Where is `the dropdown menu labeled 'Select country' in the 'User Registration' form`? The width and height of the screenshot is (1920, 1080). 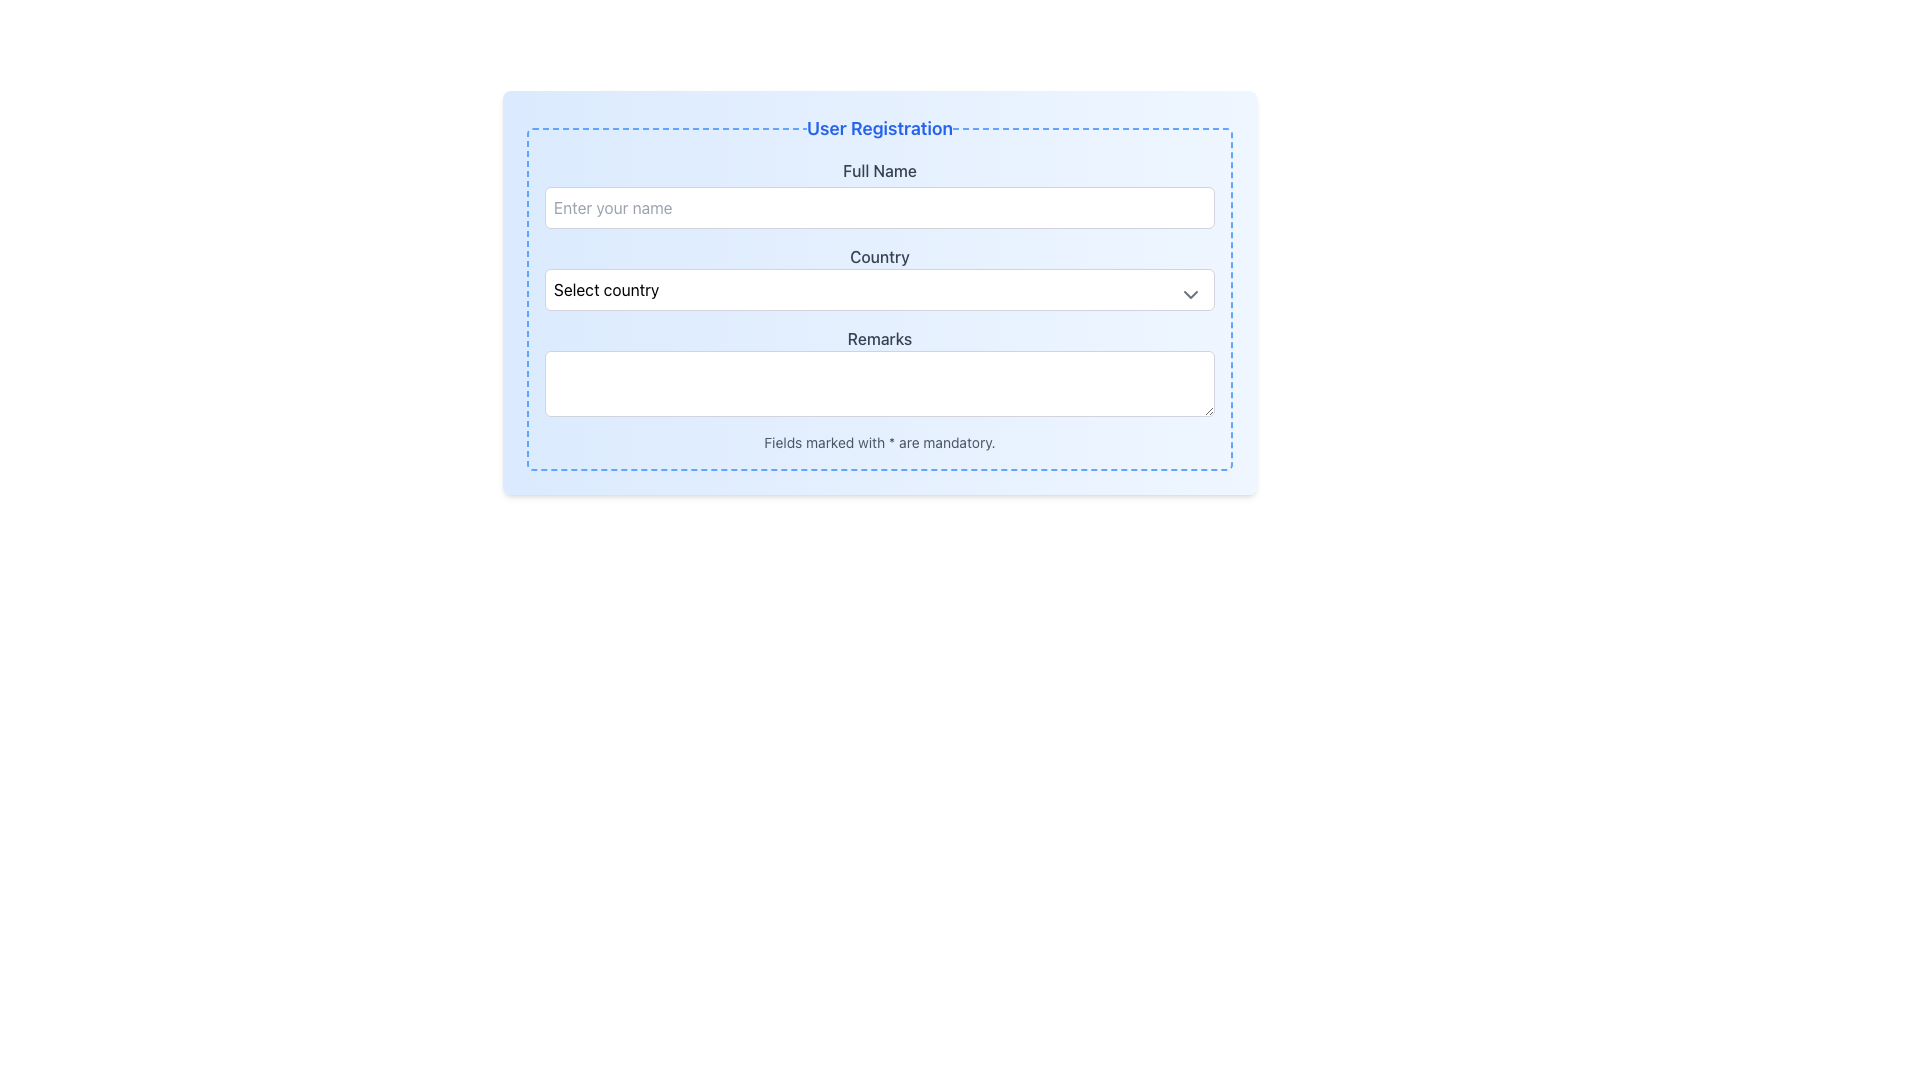
the dropdown menu labeled 'Select country' in the 'User Registration' form is located at coordinates (879, 289).